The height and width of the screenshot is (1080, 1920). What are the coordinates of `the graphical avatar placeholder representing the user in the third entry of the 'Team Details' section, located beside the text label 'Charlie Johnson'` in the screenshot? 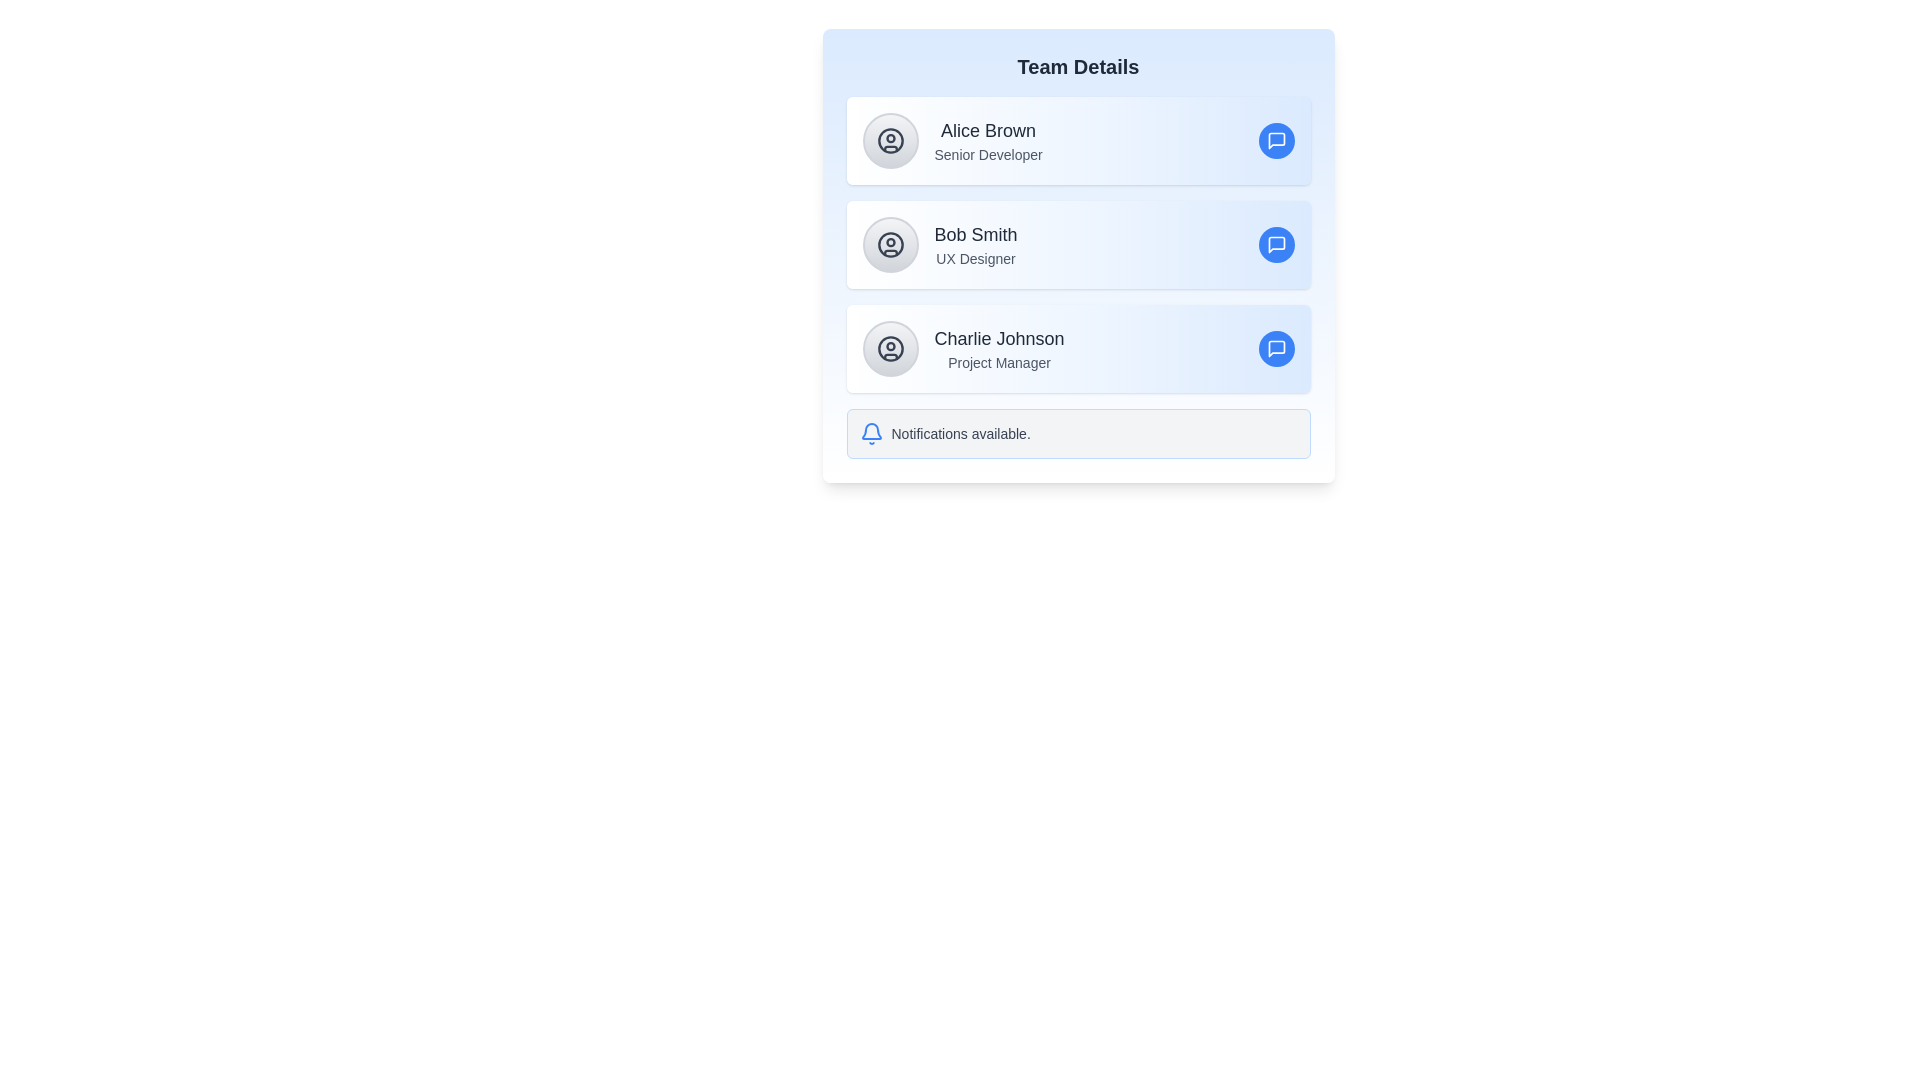 It's located at (889, 347).